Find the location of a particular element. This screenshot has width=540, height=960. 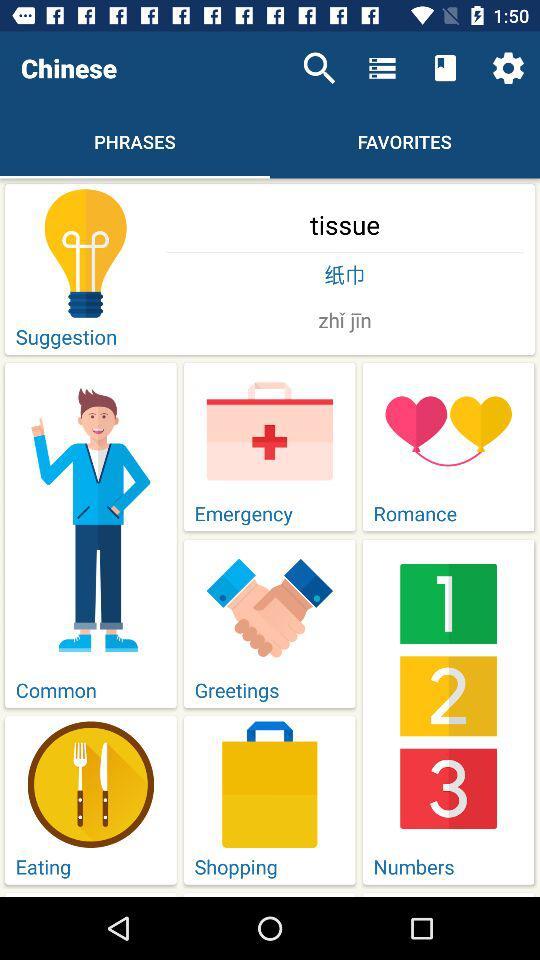

item above the favorites icon is located at coordinates (382, 68).